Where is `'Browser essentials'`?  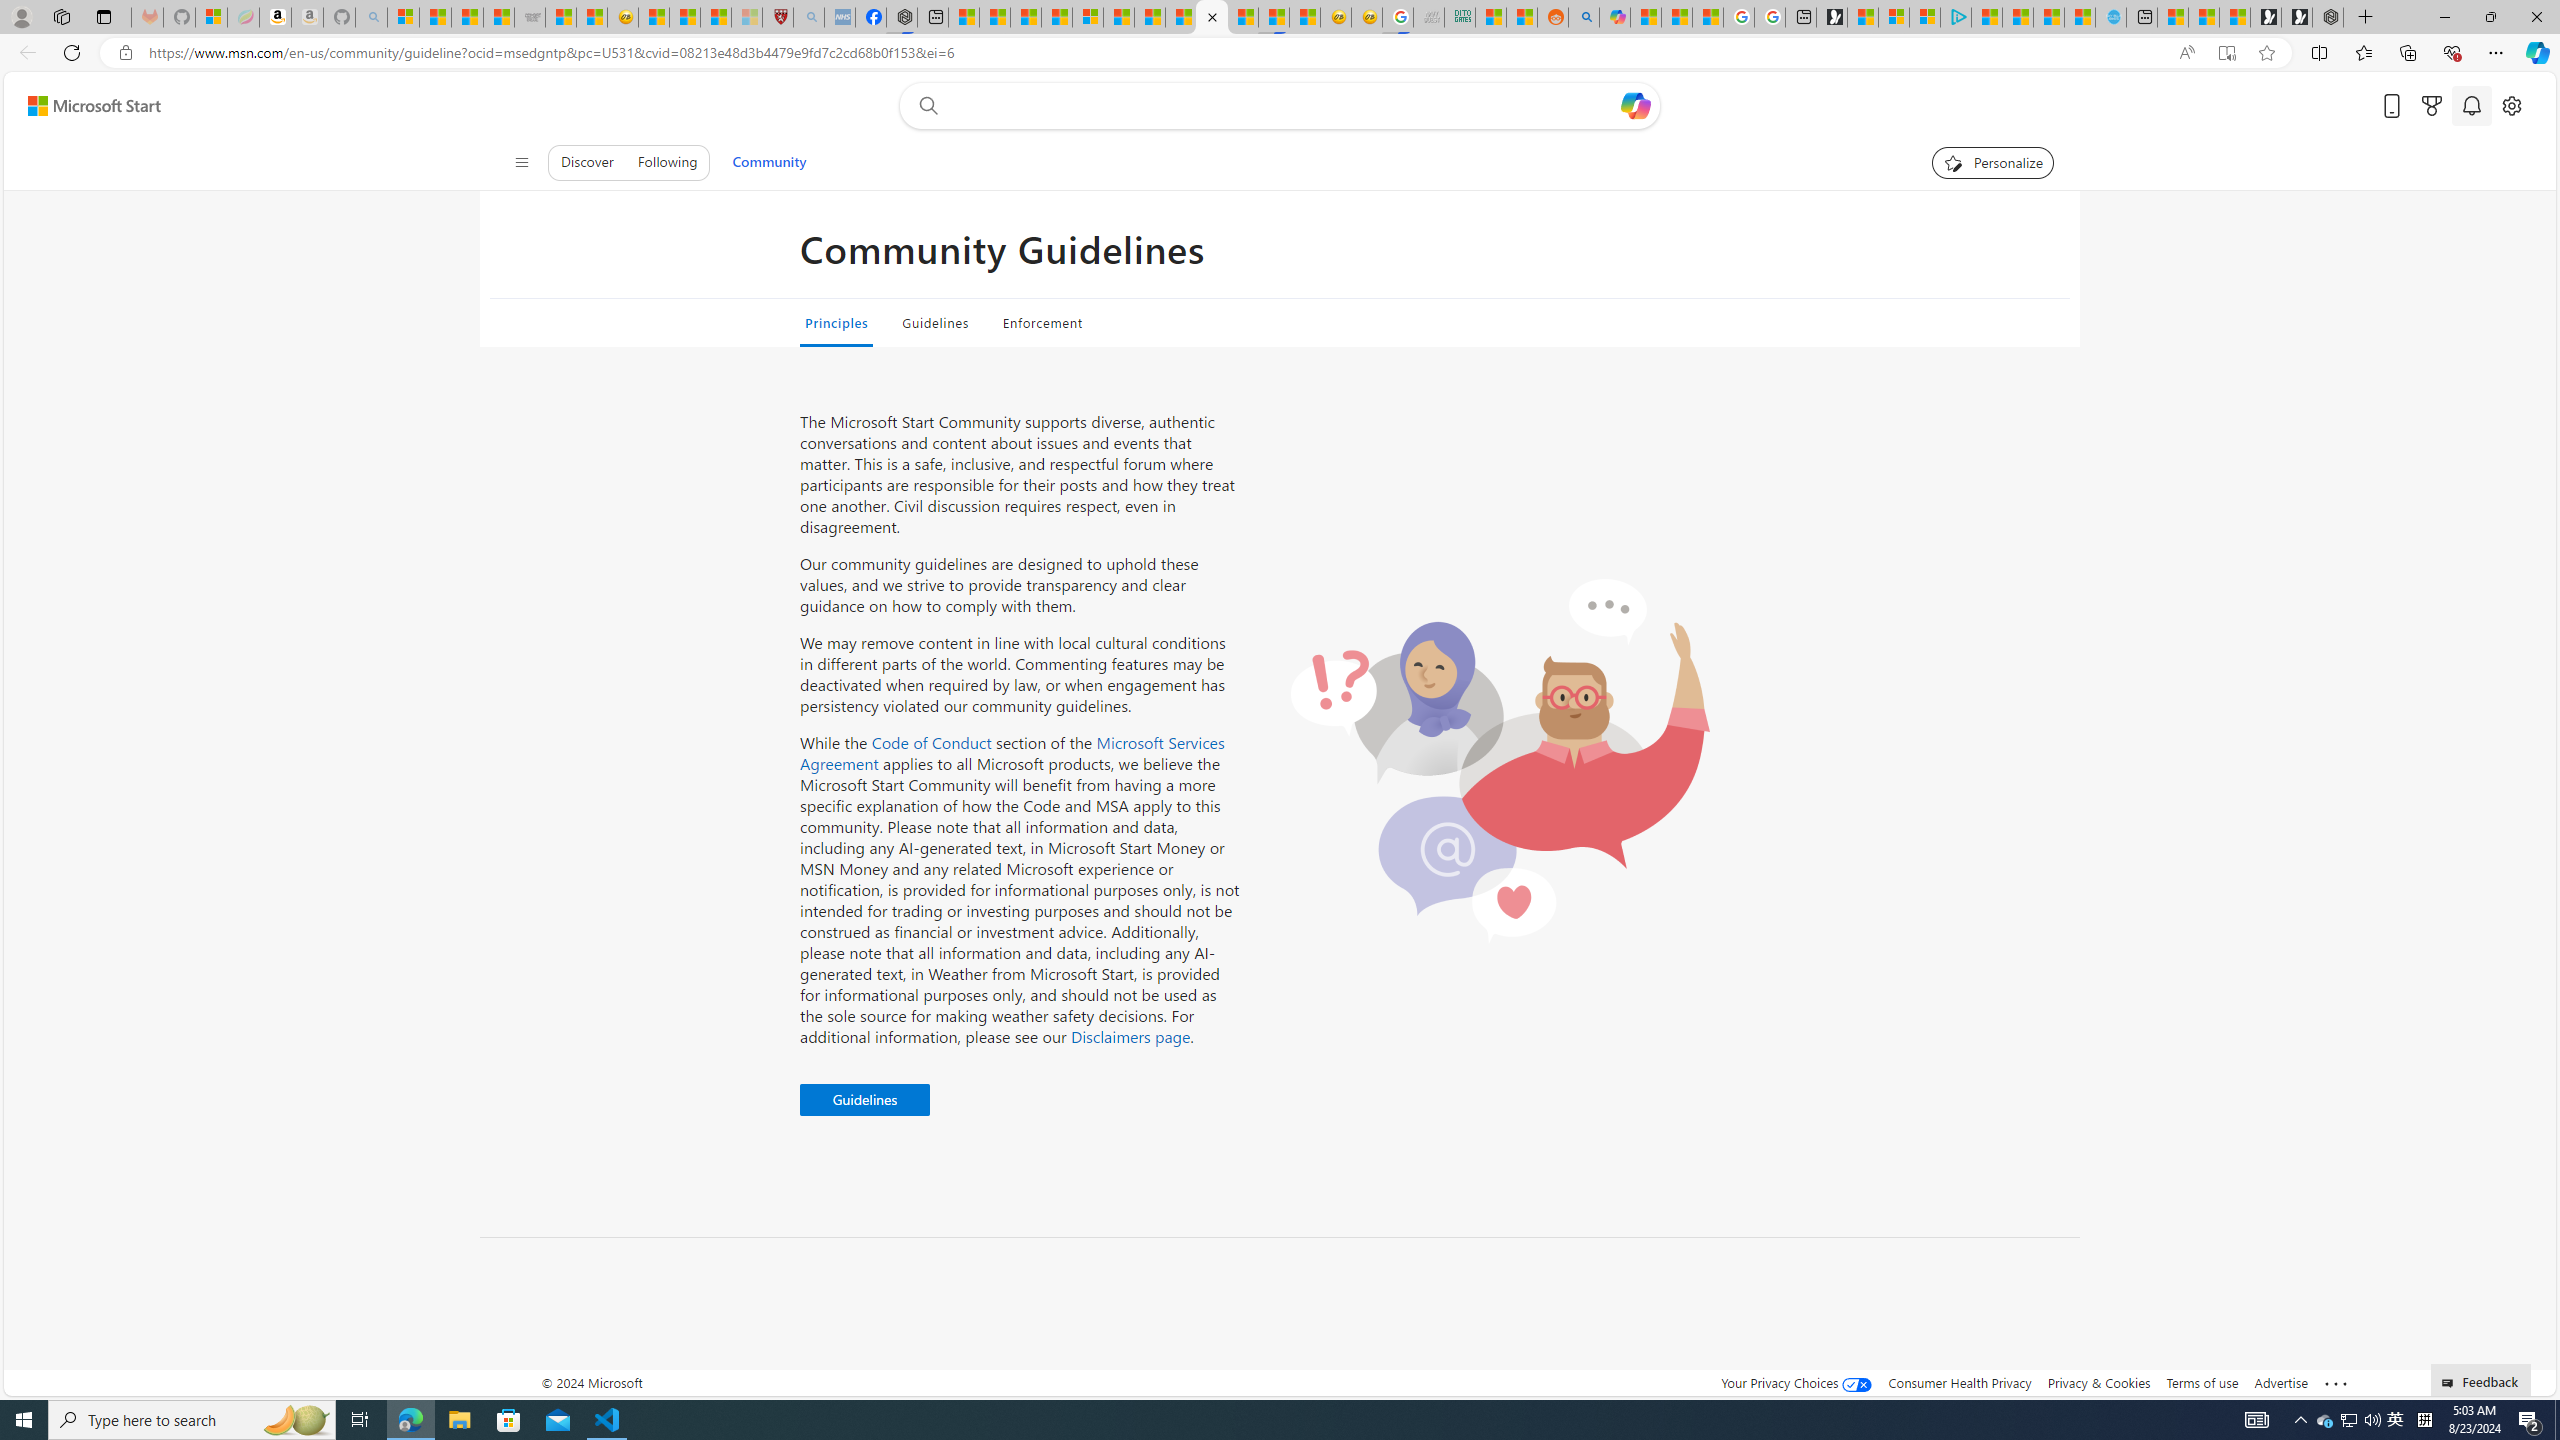 'Browser essentials' is located at coordinates (2451, 51).